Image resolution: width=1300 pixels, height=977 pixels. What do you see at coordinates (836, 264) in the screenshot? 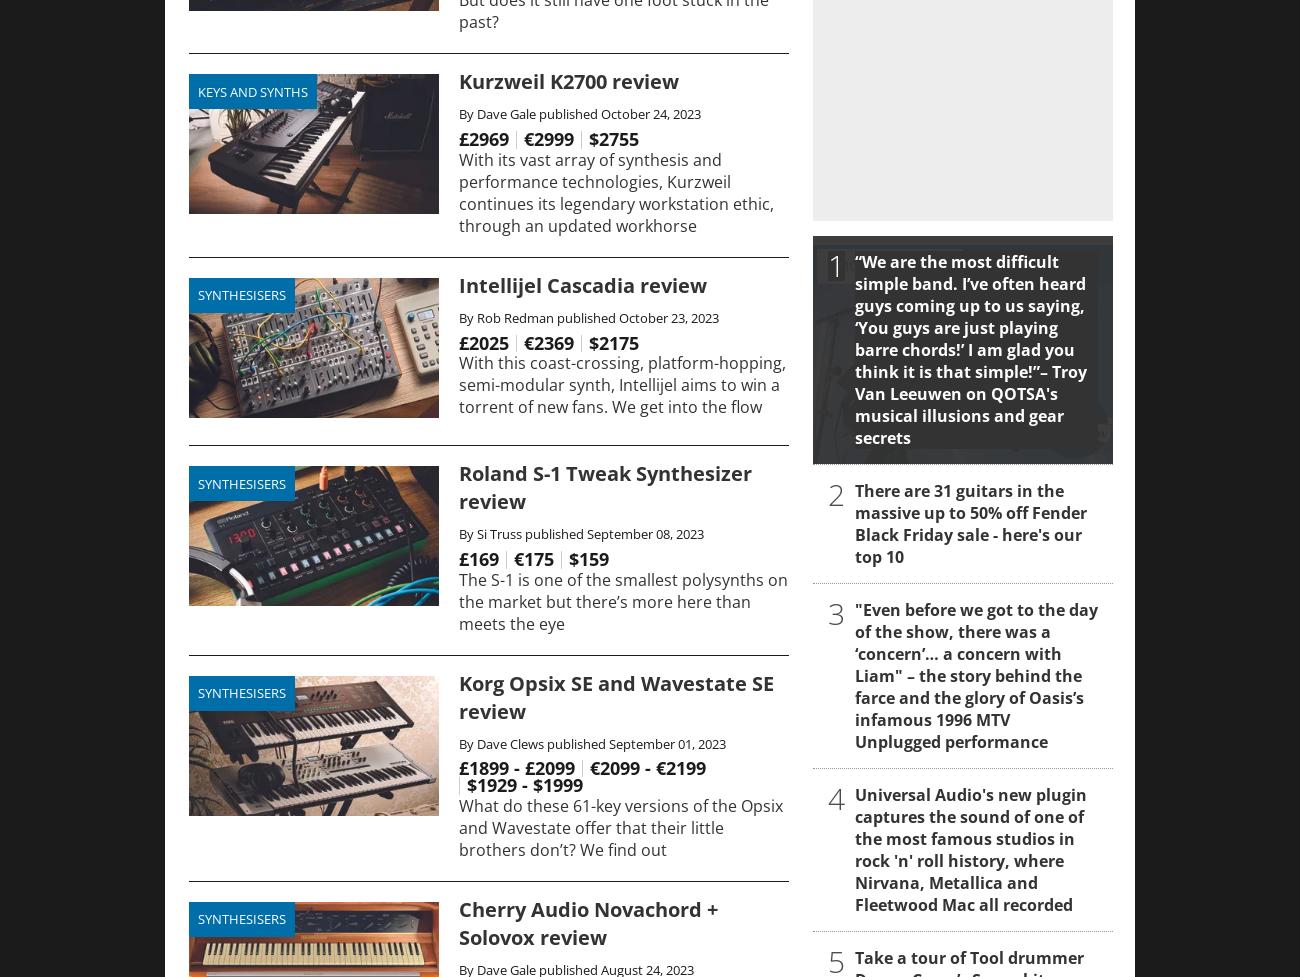
I see `'1'` at bounding box center [836, 264].